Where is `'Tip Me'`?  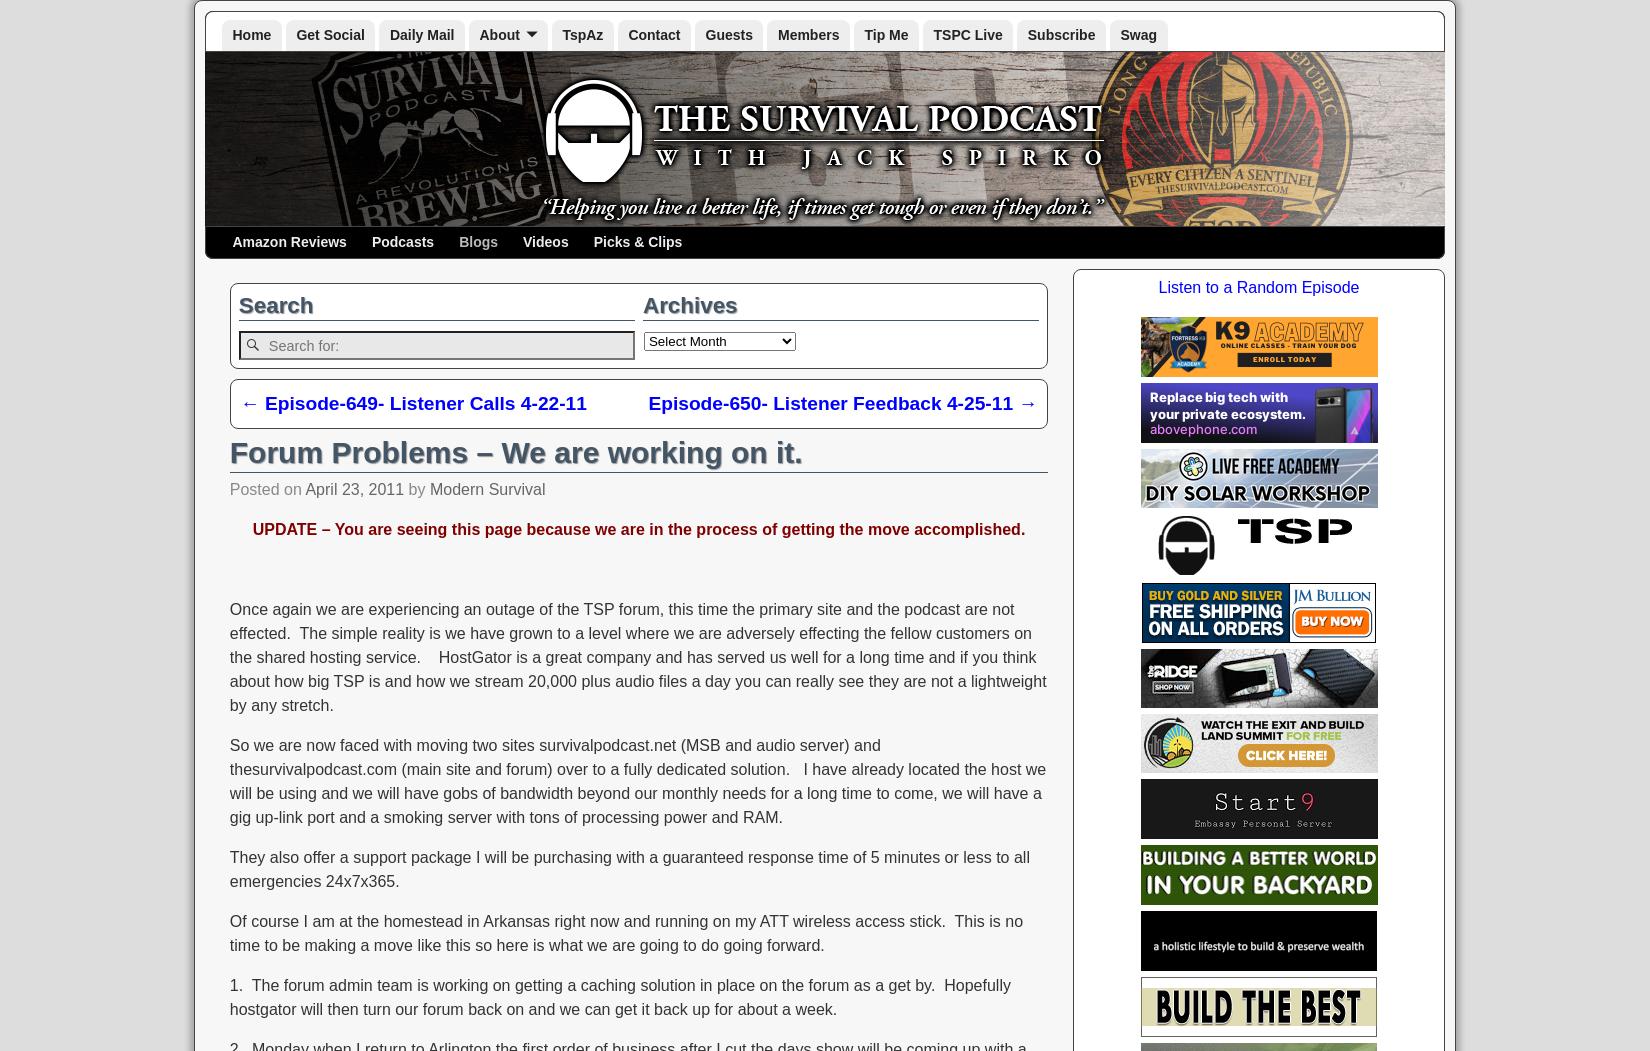
'Tip Me' is located at coordinates (886, 34).